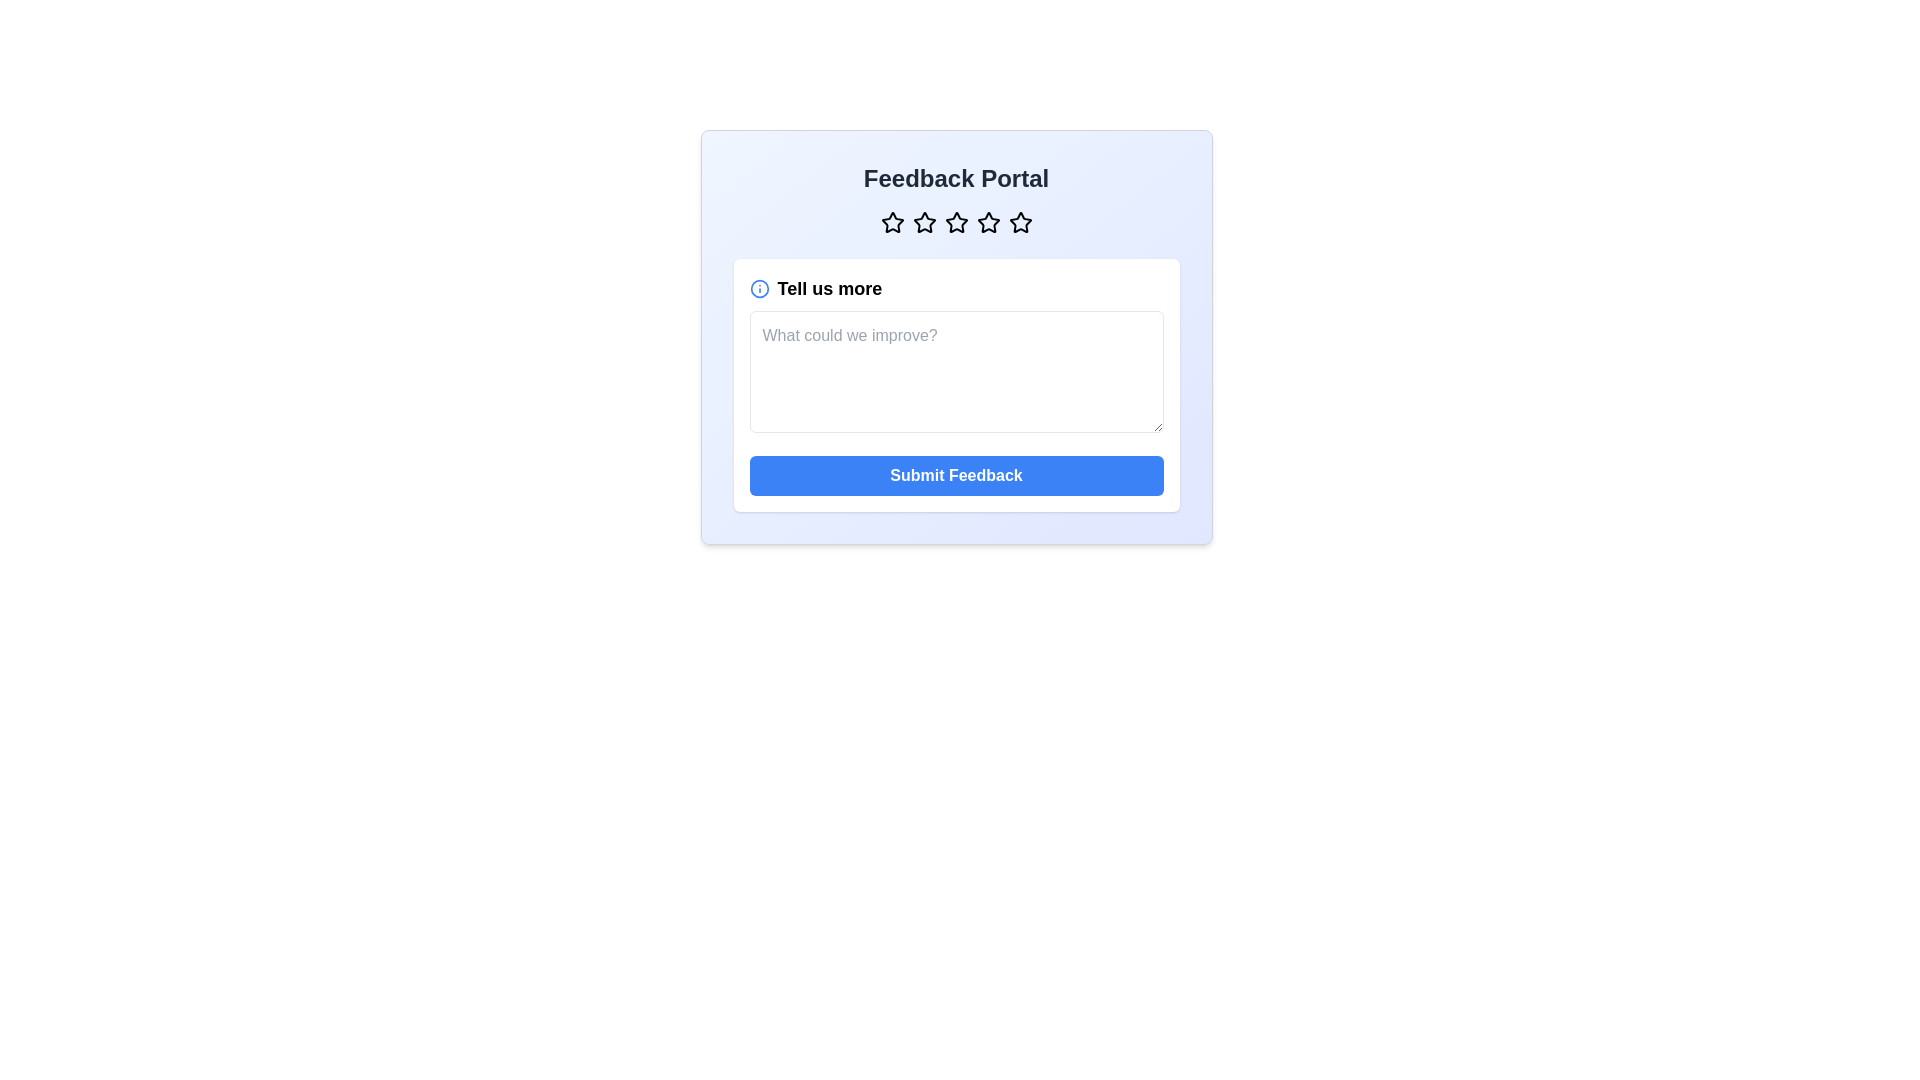  Describe the element at coordinates (1020, 223) in the screenshot. I see `the fifth star rating icon` at that location.